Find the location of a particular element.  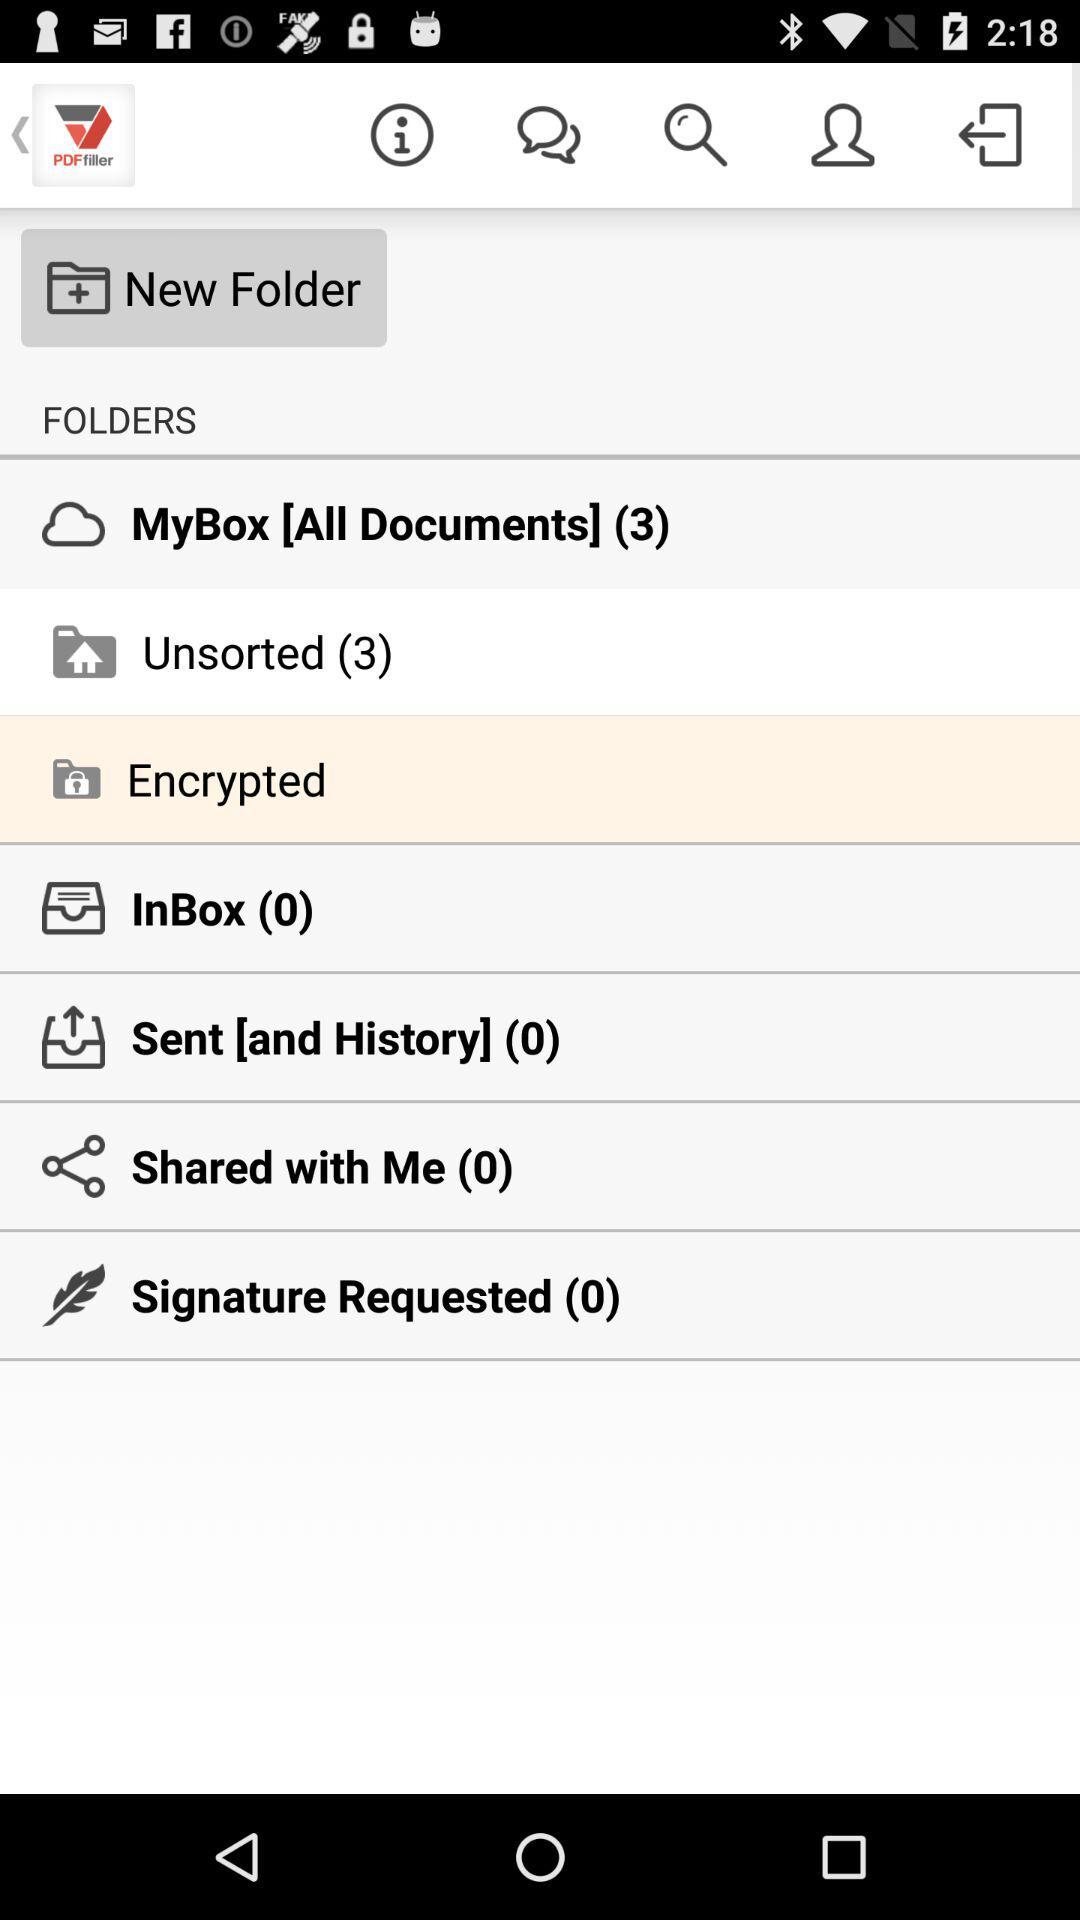

mybox all documents icon is located at coordinates (540, 522).